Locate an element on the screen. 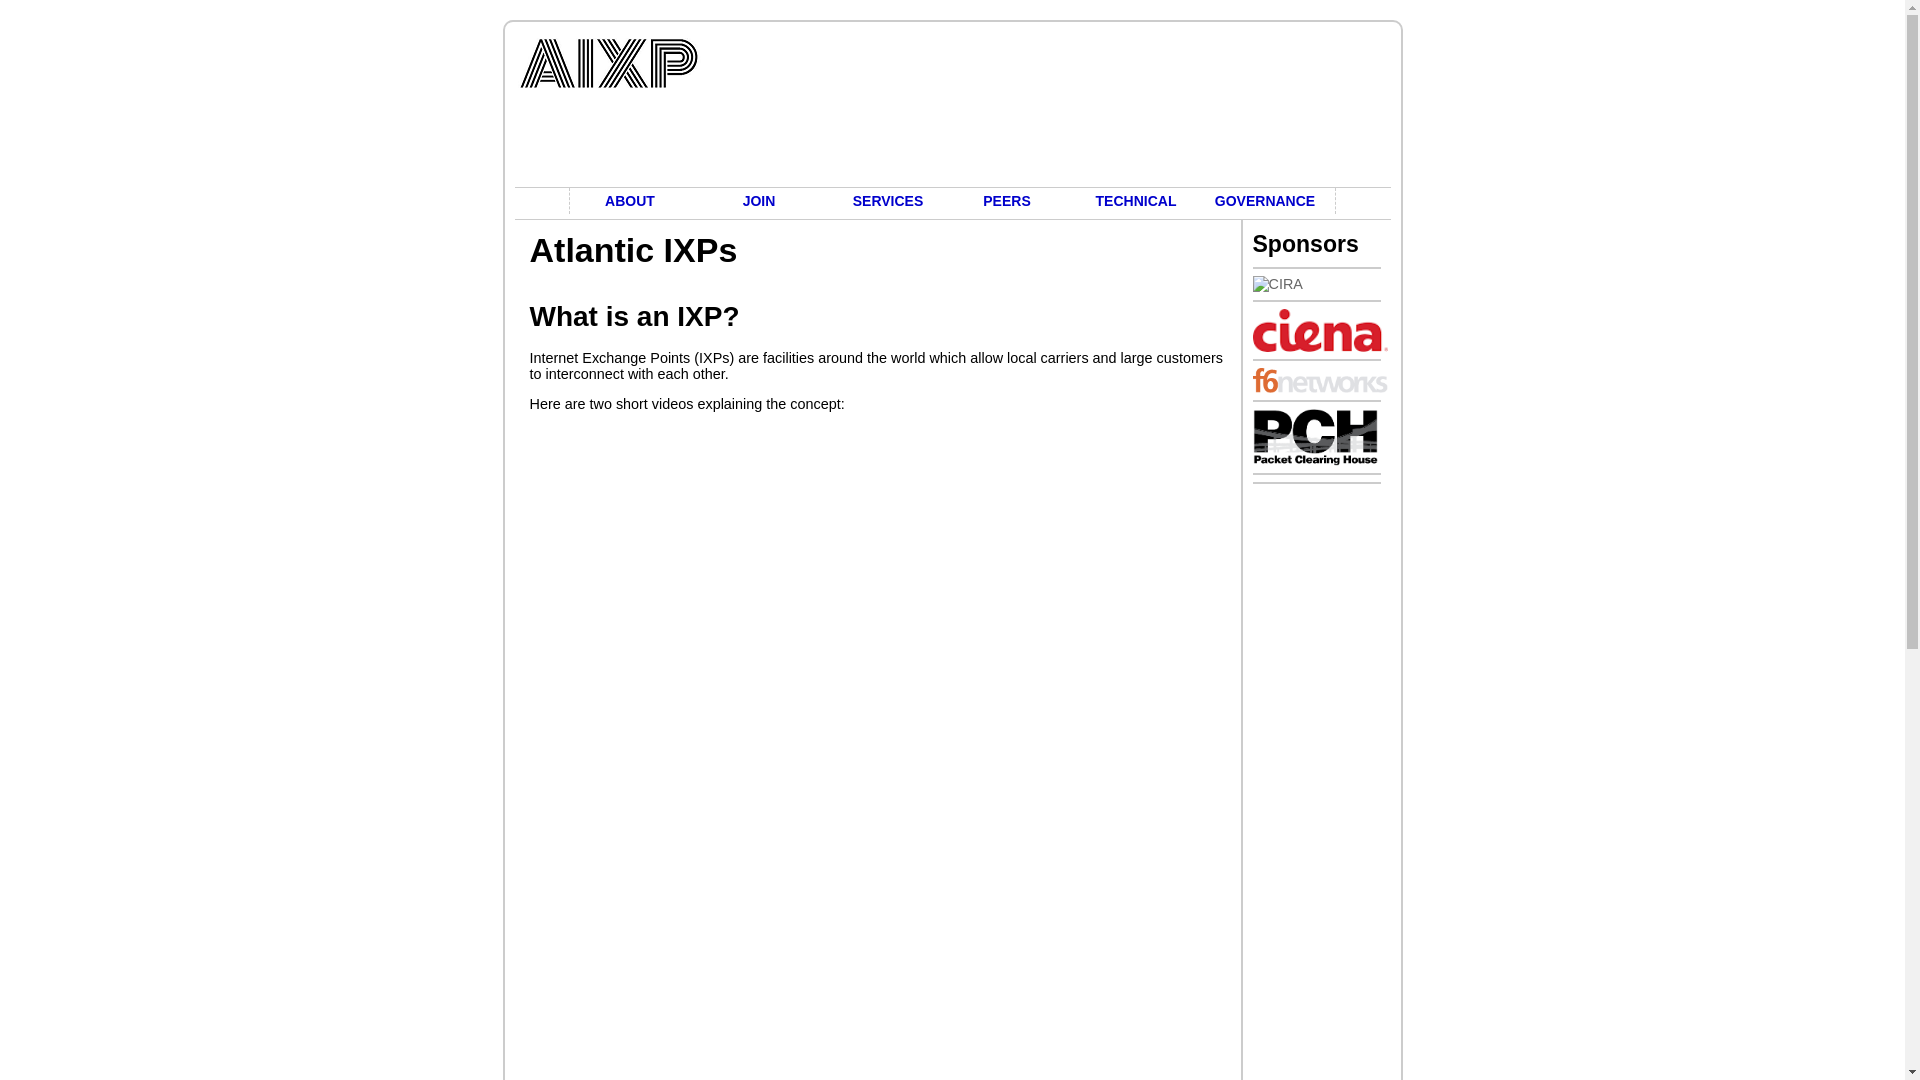 The width and height of the screenshot is (1920, 1080). 'SERVICES' is located at coordinates (887, 200).